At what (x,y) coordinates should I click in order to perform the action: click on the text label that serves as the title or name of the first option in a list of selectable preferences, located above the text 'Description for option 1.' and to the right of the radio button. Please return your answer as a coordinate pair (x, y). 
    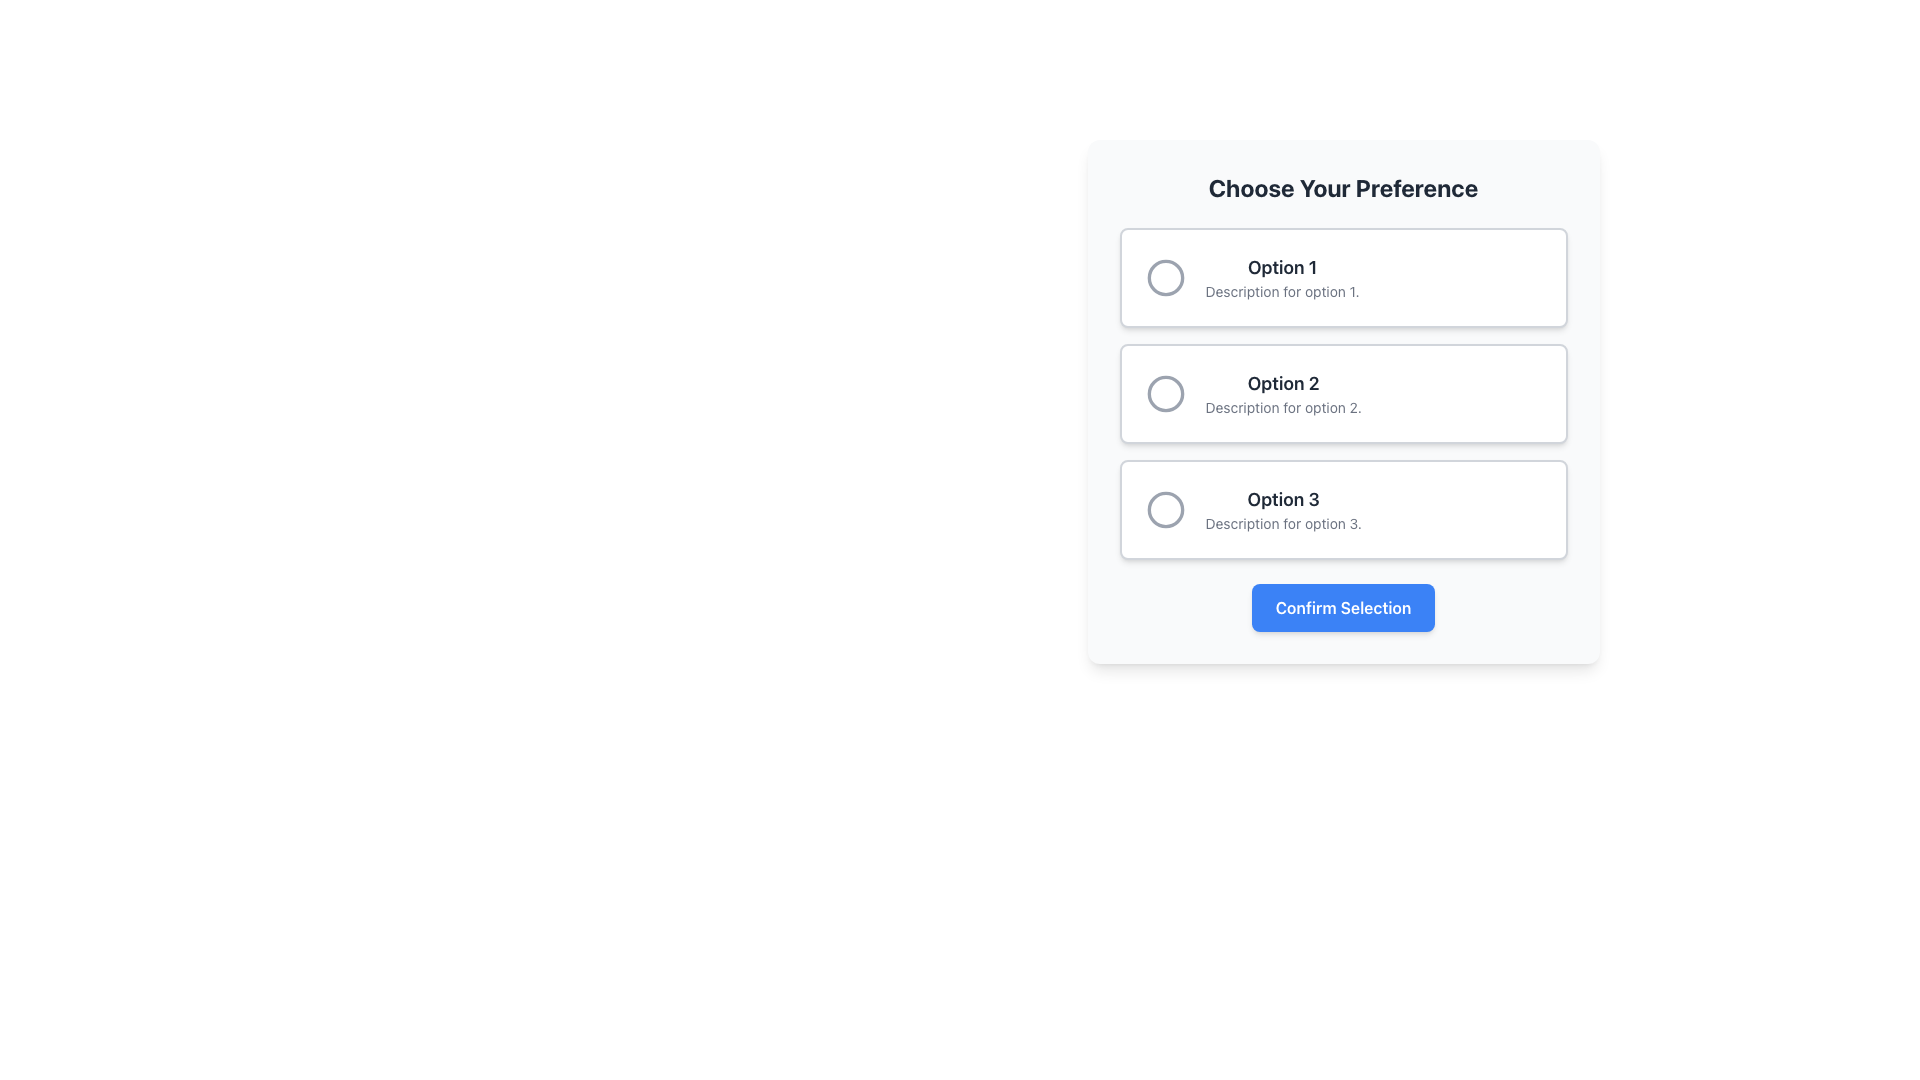
    Looking at the image, I should click on (1282, 266).